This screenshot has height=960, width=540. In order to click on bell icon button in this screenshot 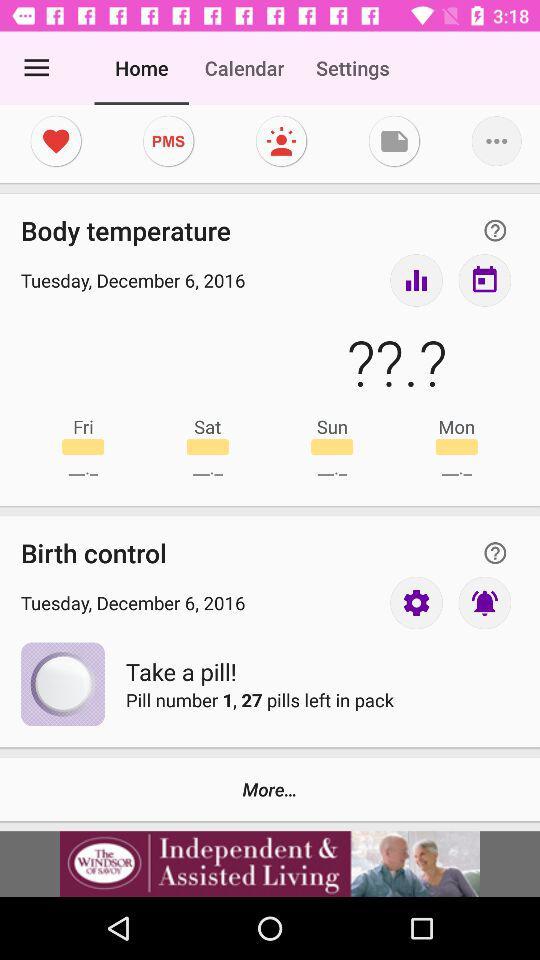, I will do `click(483, 601)`.